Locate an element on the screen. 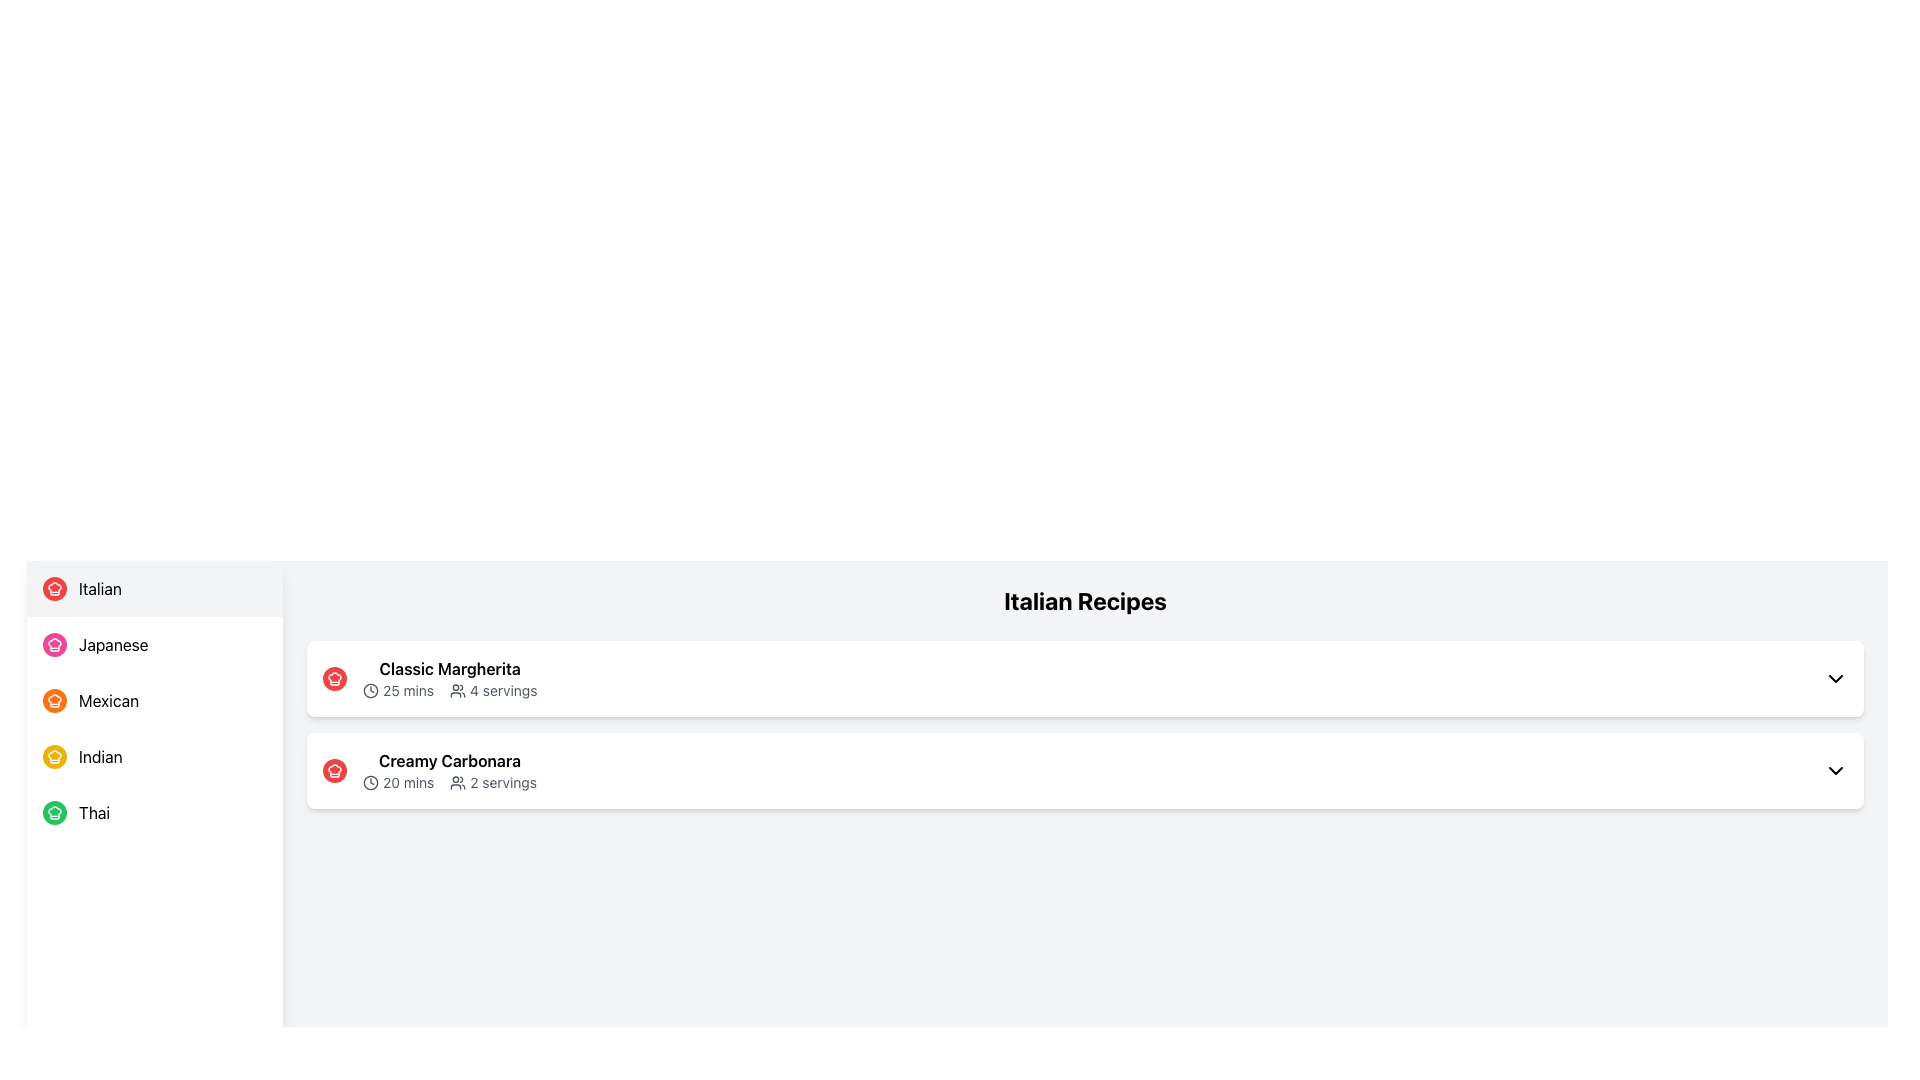 The image size is (1920, 1080). the text label displaying 'Indian' in bold font style, located in the fourth position of the vertical menu list is located at coordinates (99, 756).